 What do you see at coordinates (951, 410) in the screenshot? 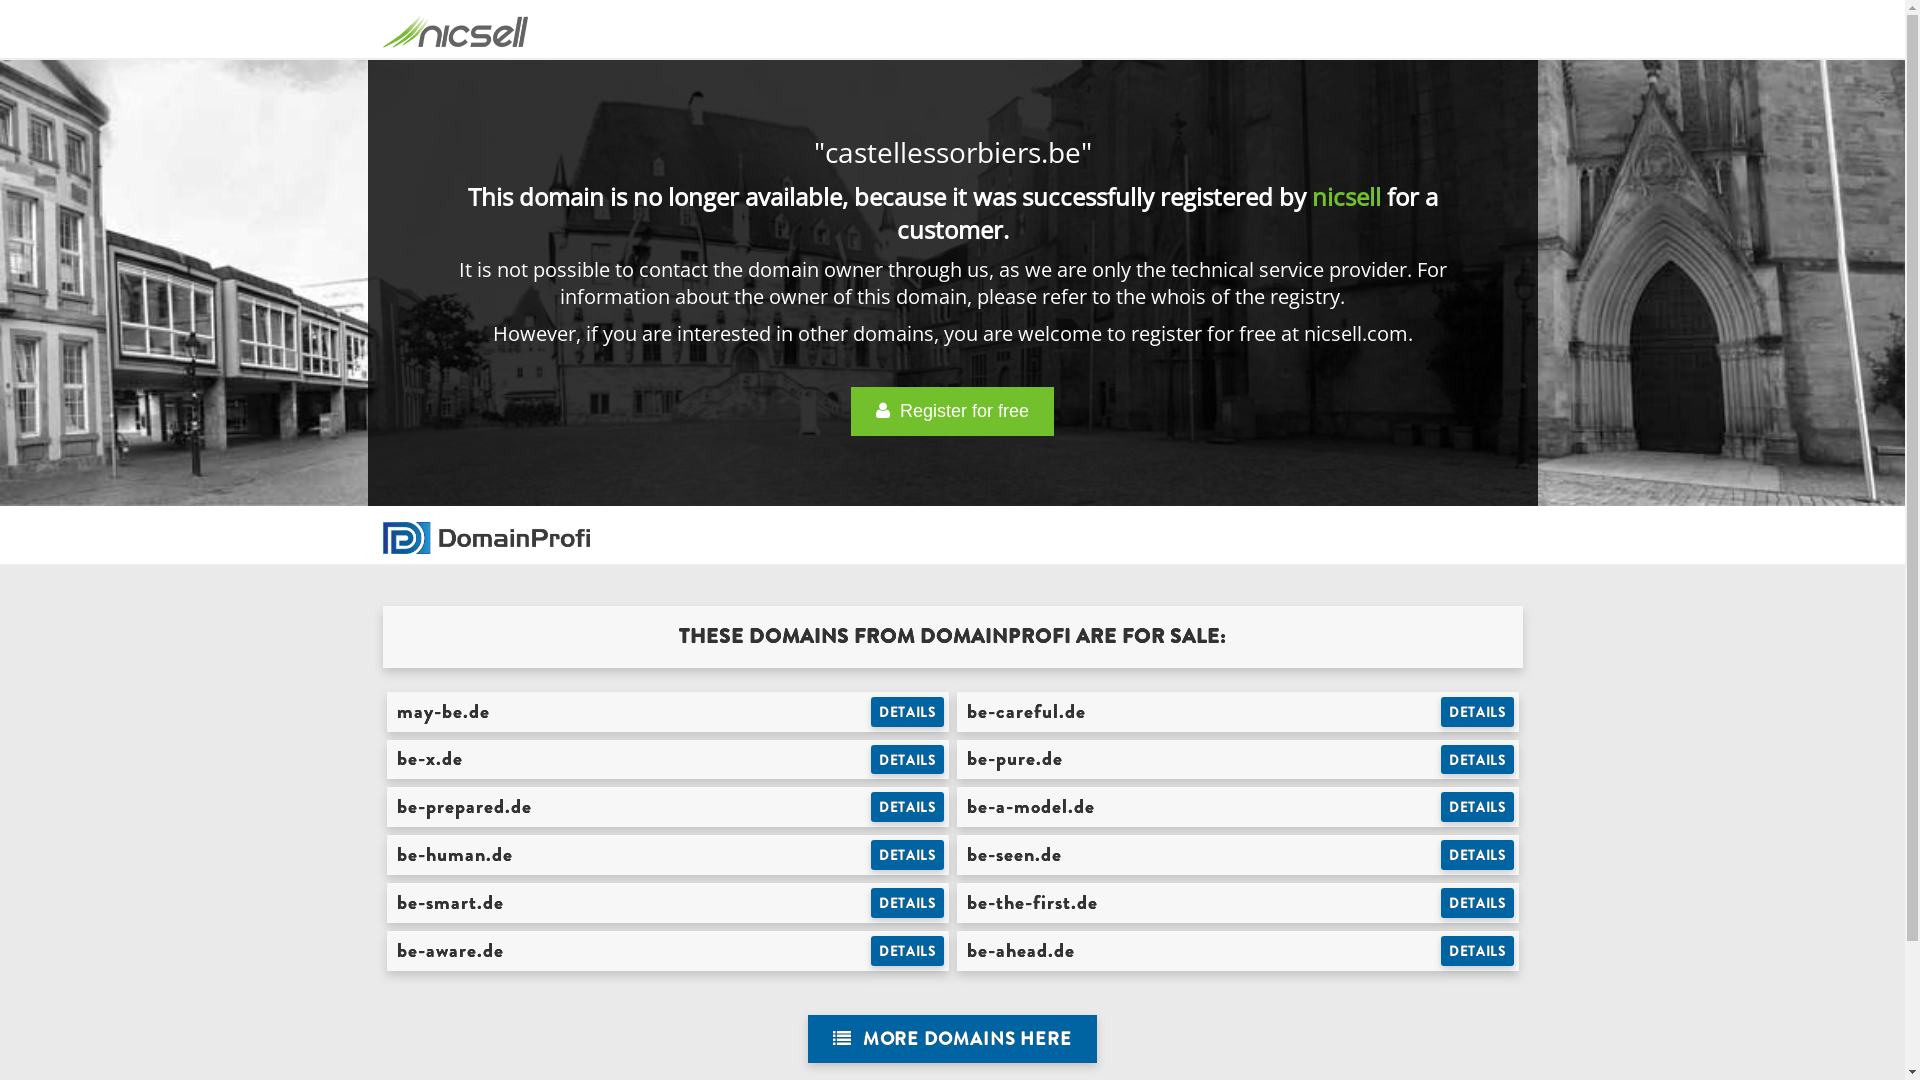
I see `'  Register for free'` at bounding box center [951, 410].